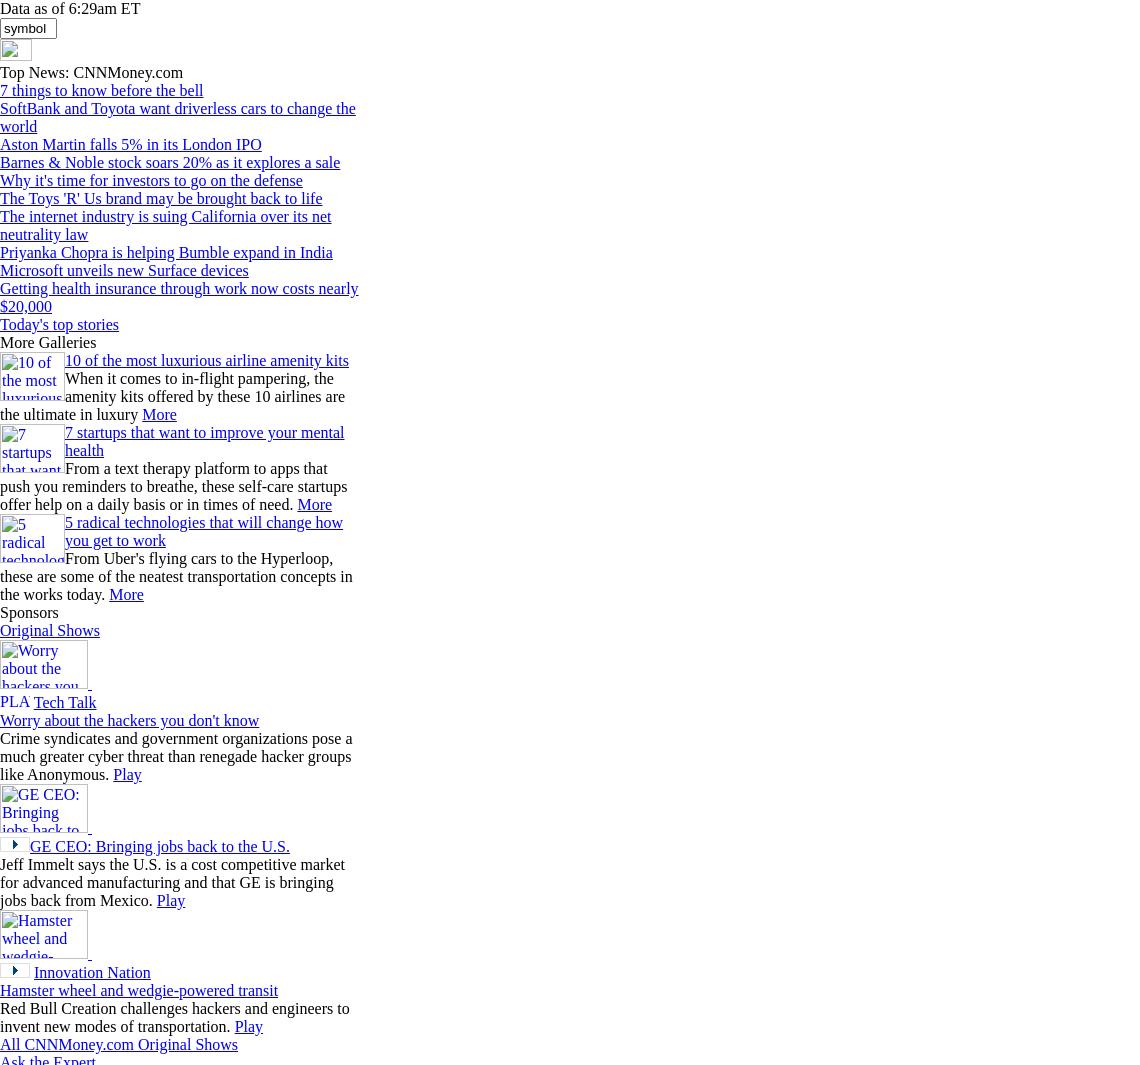 The image size is (1140, 1065). Describe the element at coordinates (172, 395) in the screenshot. I see `'When it comes to in-flight pampering, the amenity kits offered by these 10 airlines are the ultimate in luxury'` at that location.